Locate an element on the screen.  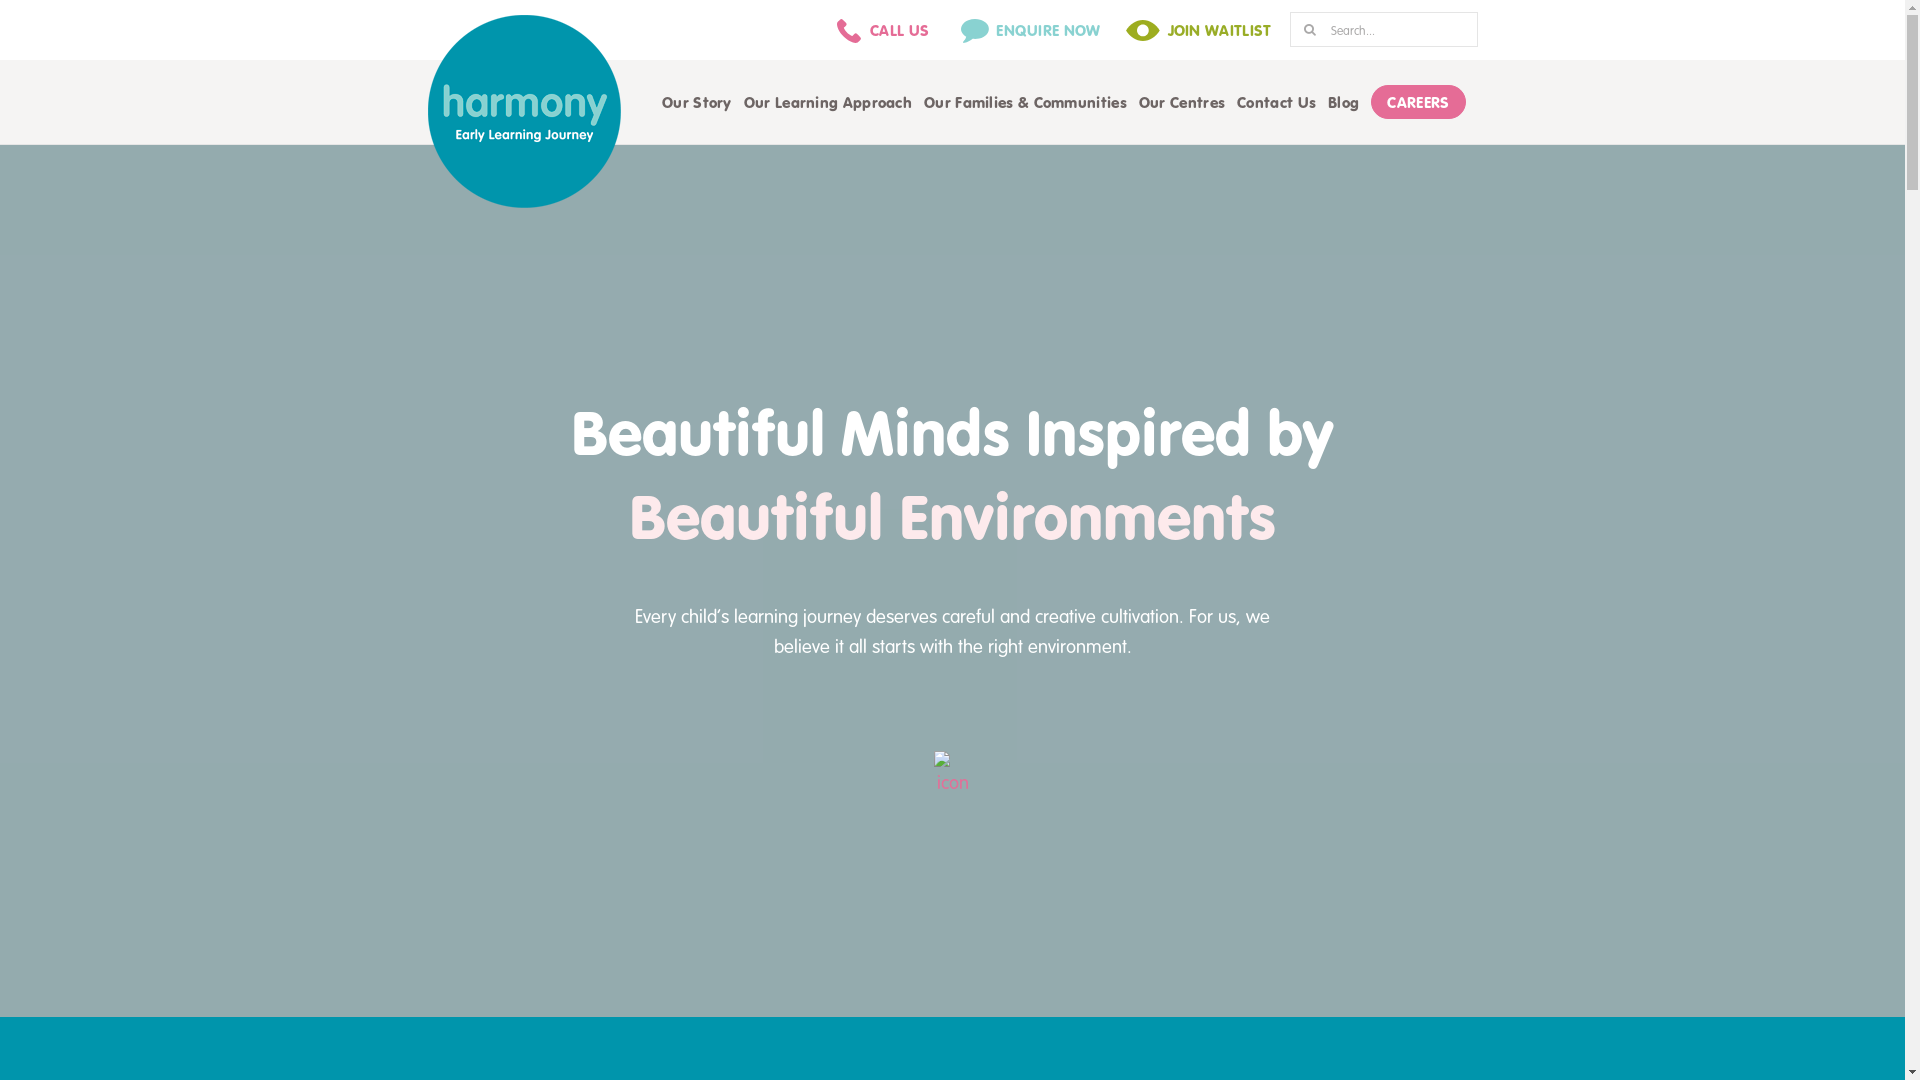
'ENQUIRE NOW' is located at coordinates (1027, 30).